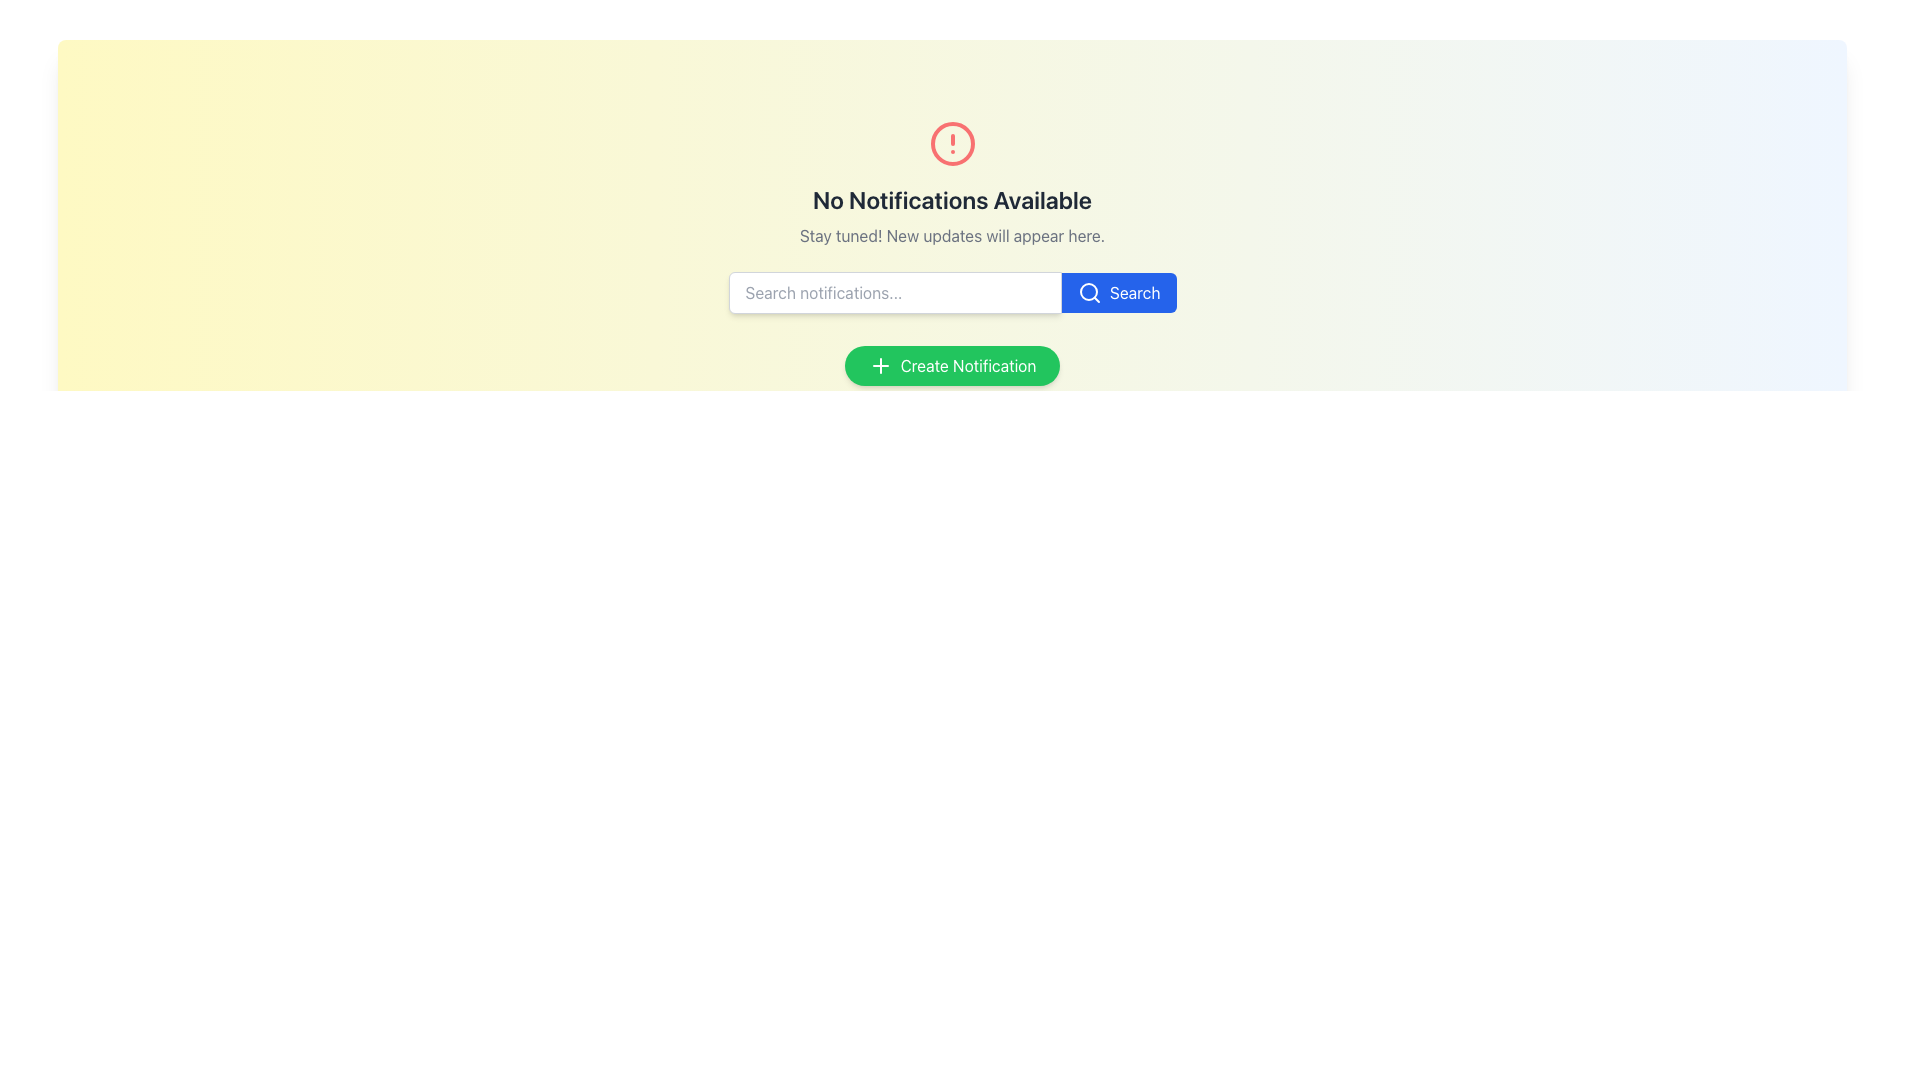  What do you see at coordinates (1088, 293) in the screenshot?
I see `the search icon located inside the blue rectangular button labeled 'Search'` at bounding box center [1088, 293].